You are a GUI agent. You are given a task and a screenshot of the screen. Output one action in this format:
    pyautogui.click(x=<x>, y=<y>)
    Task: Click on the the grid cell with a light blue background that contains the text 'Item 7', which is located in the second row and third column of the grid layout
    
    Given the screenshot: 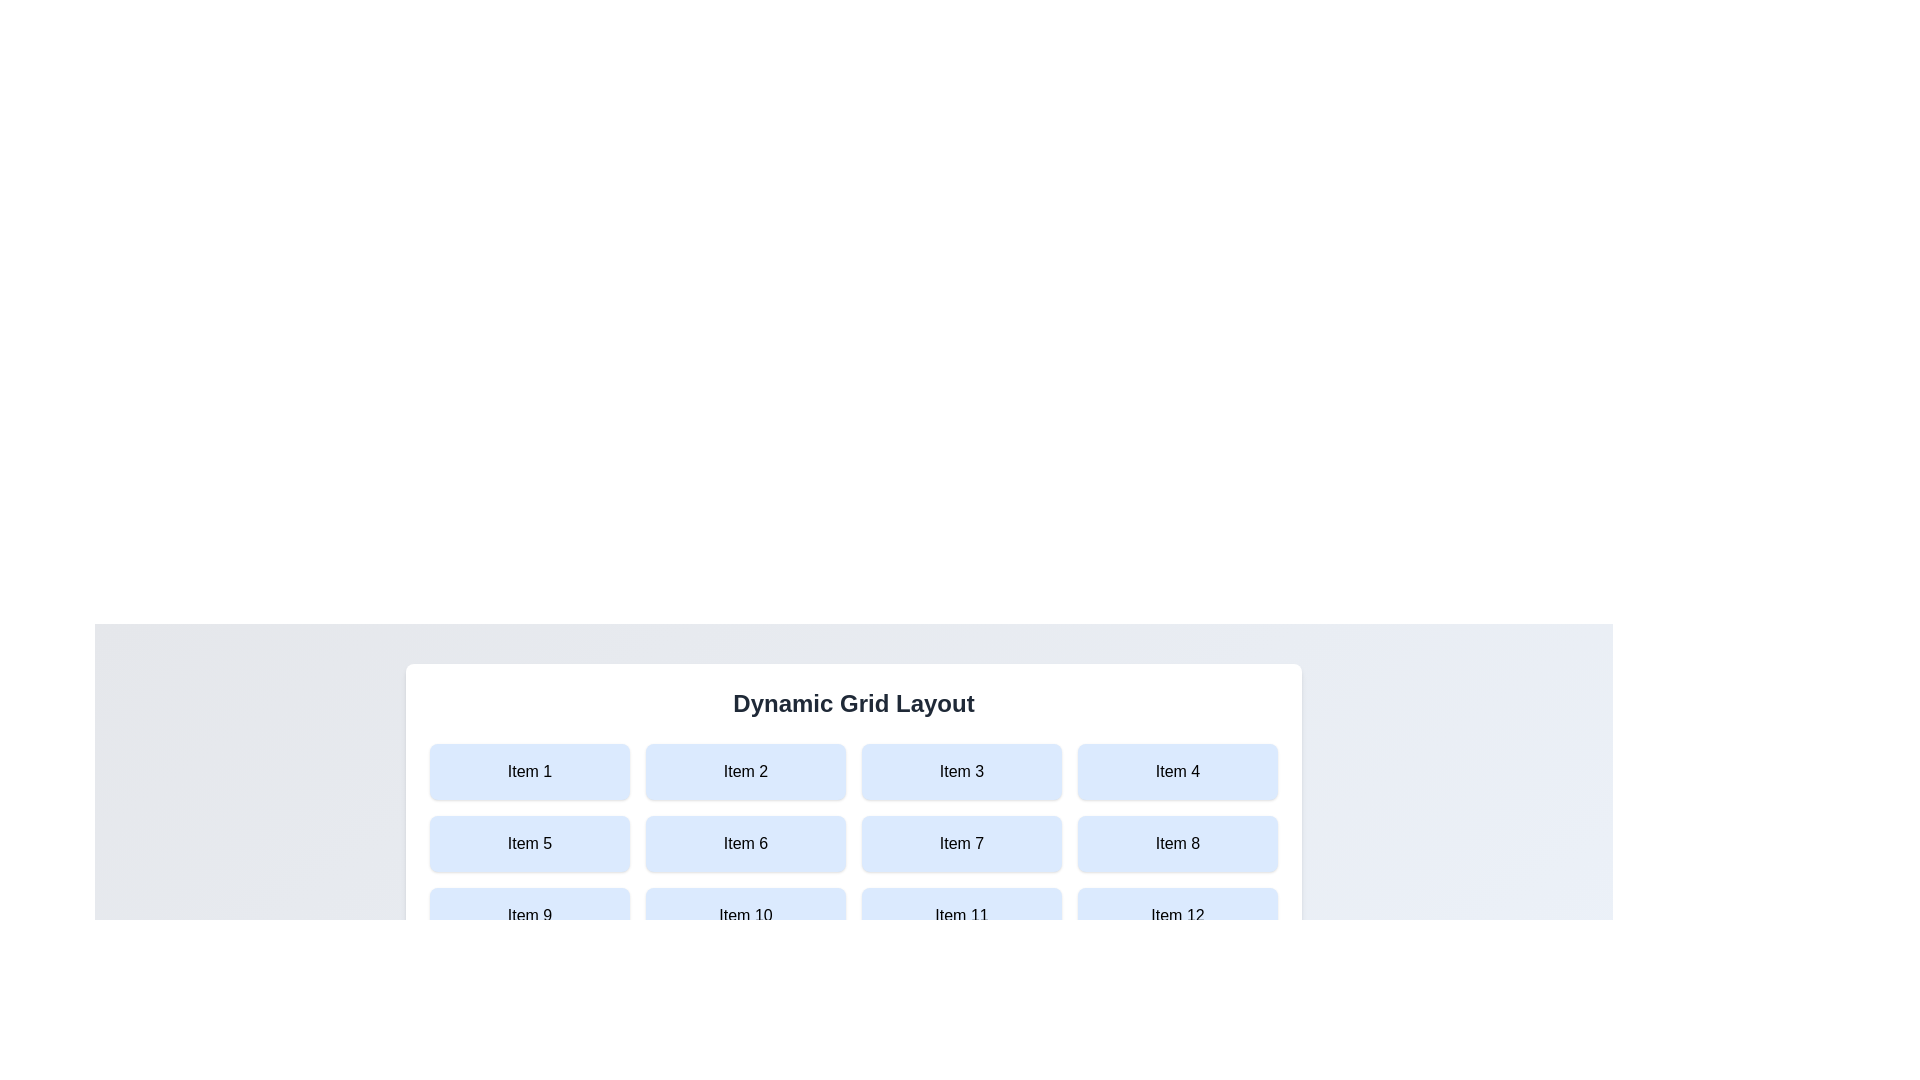 What is the action you would take?
    pyautogui.click(x=961, y=844)
    